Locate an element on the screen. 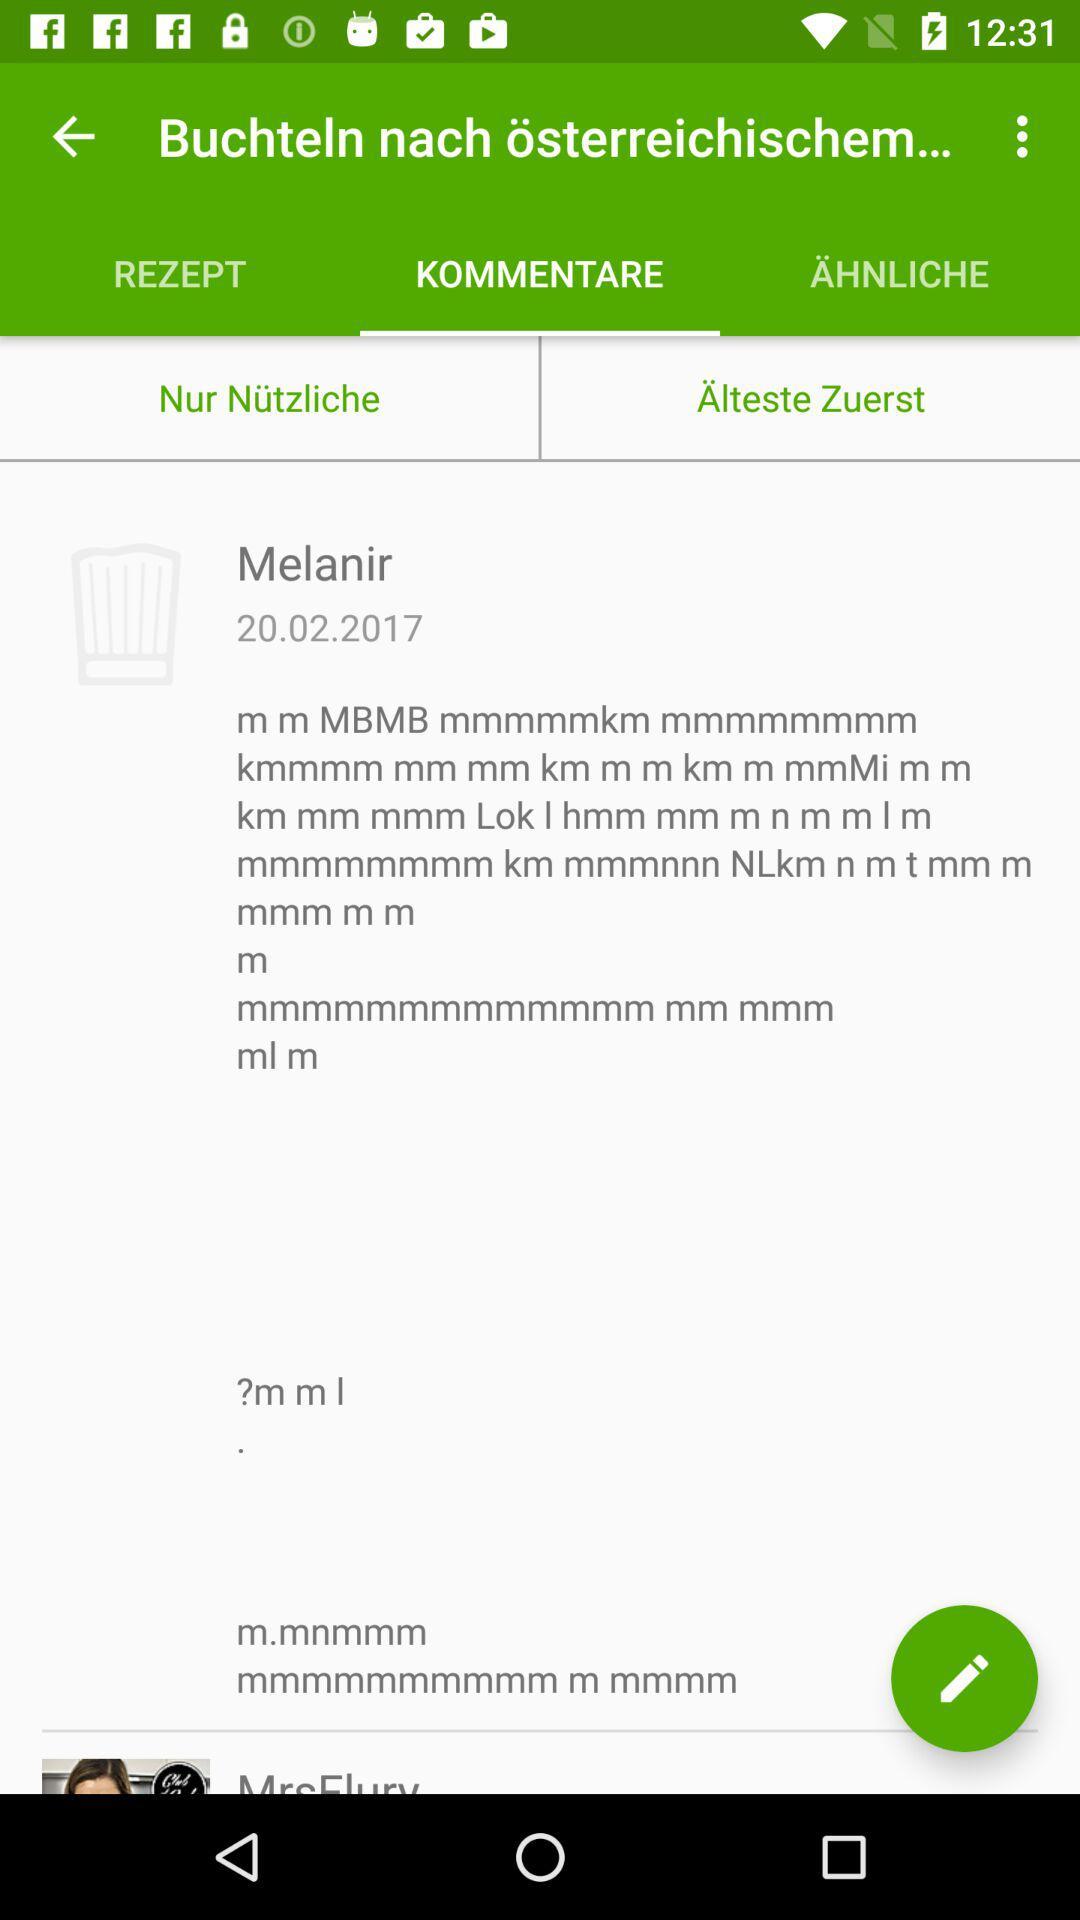  item above rezept is located at coordinates (72, 135).